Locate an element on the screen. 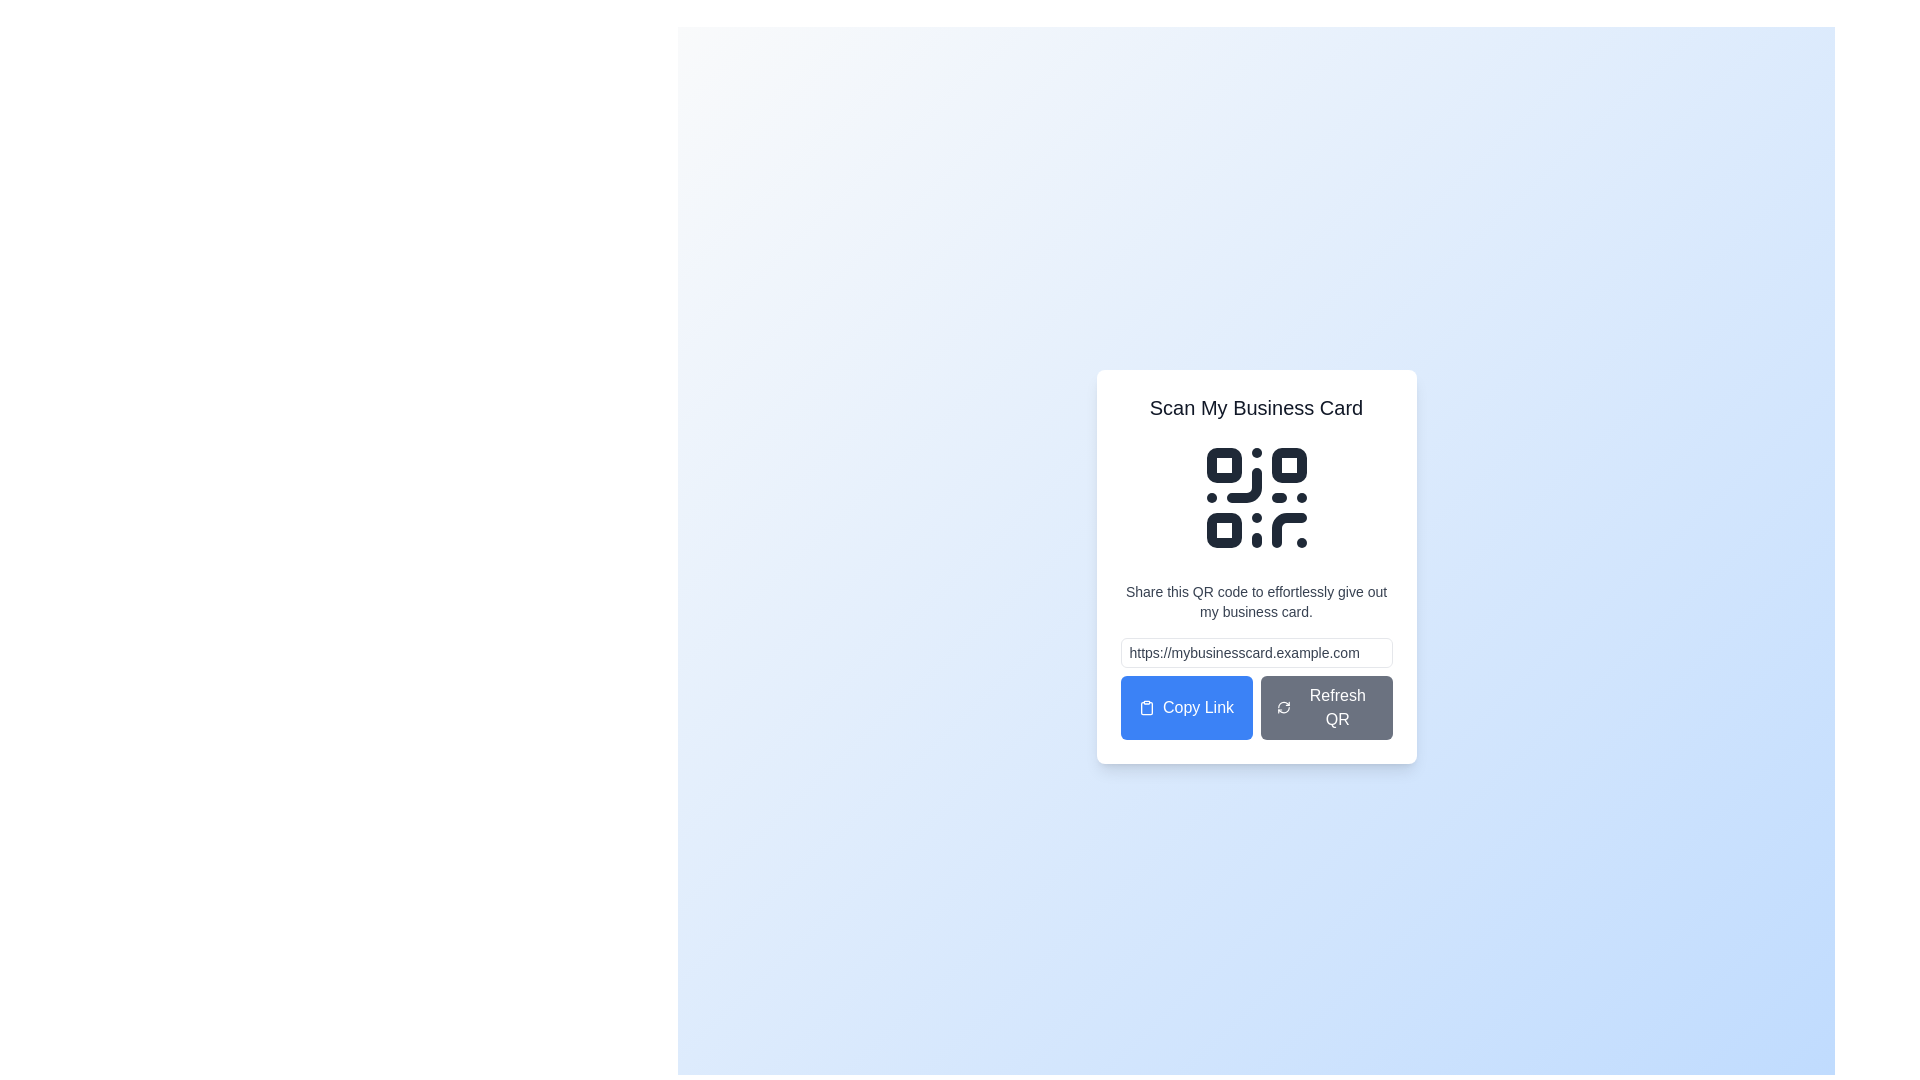 The image size is (1920, 1080). the static text label at the top of the card interface indicating QR code sharing for business card information is located at coordinates (1255, 407).